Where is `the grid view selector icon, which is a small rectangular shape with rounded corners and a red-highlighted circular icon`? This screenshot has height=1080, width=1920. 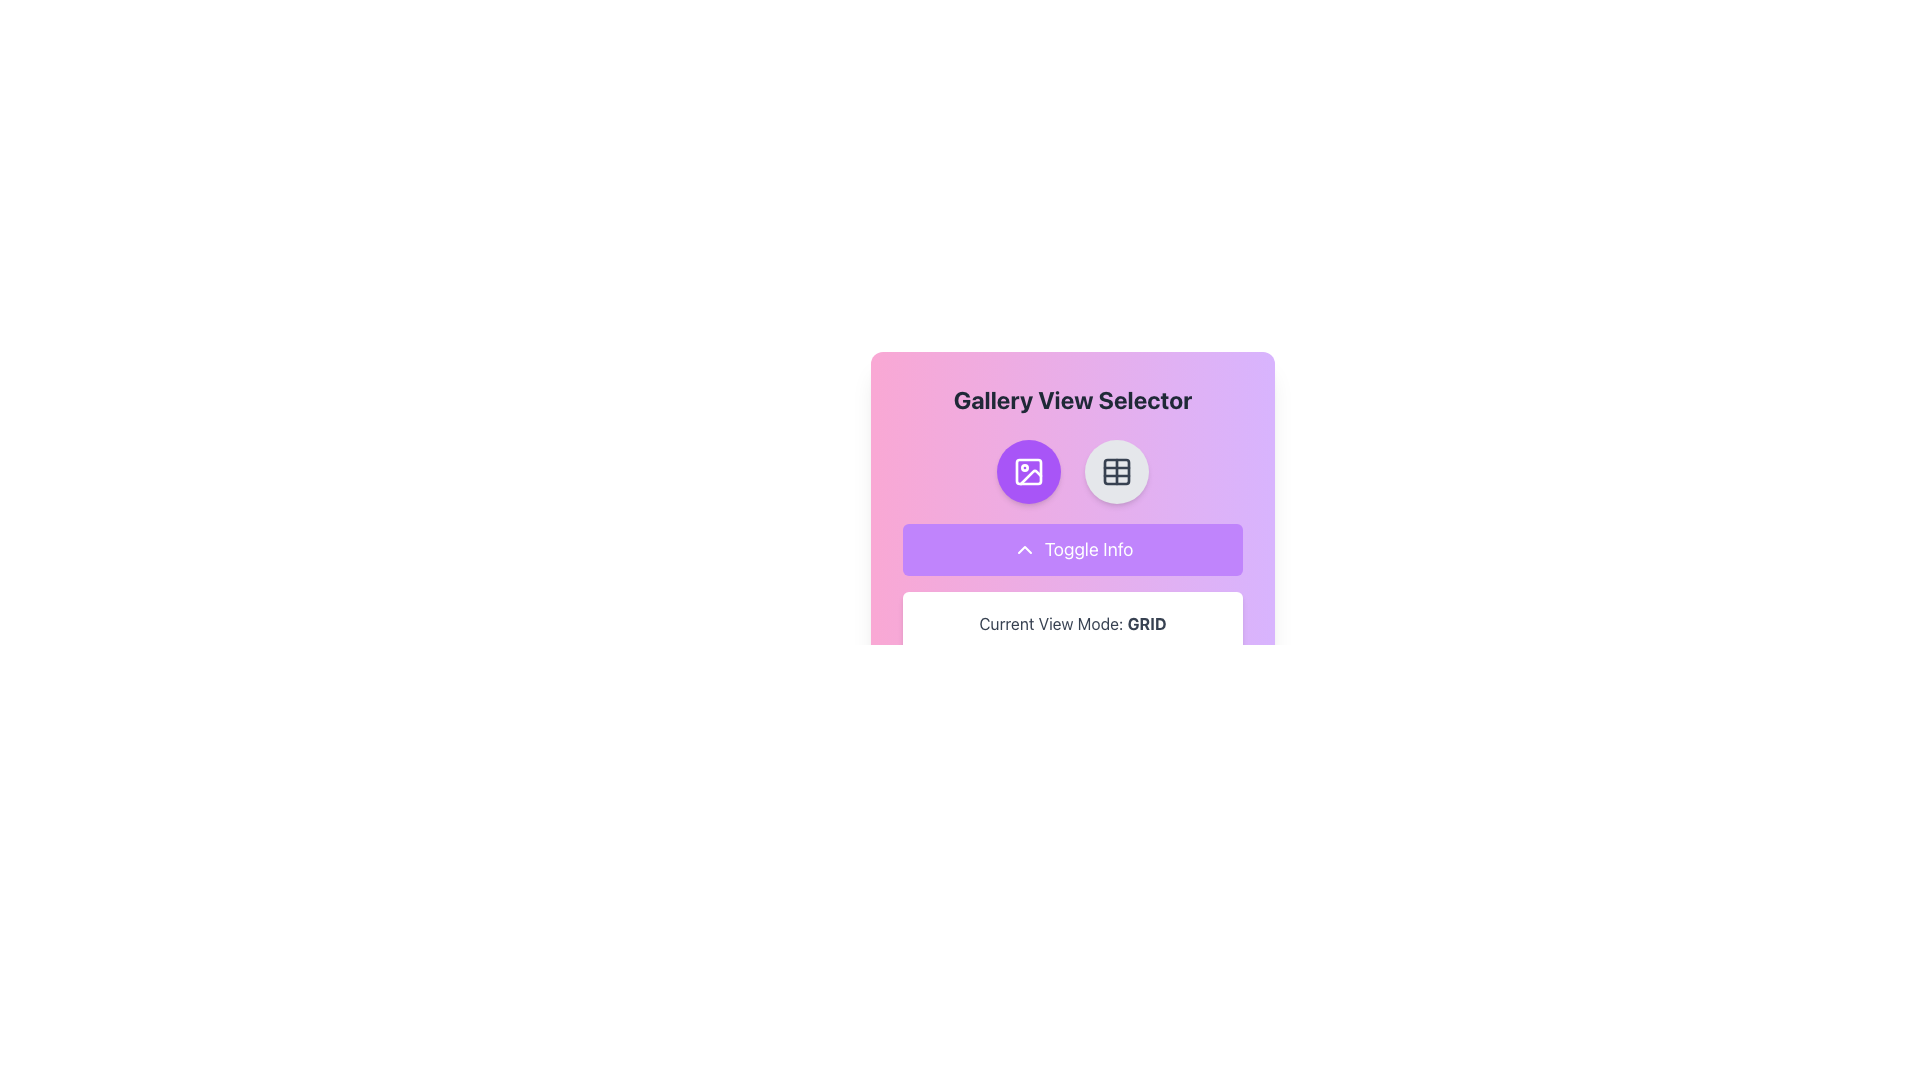 the grid view selector icon, which is a small rectangular shape with rounded corners and a red-highlighted circular icon is located at coordinates (1116, 471).